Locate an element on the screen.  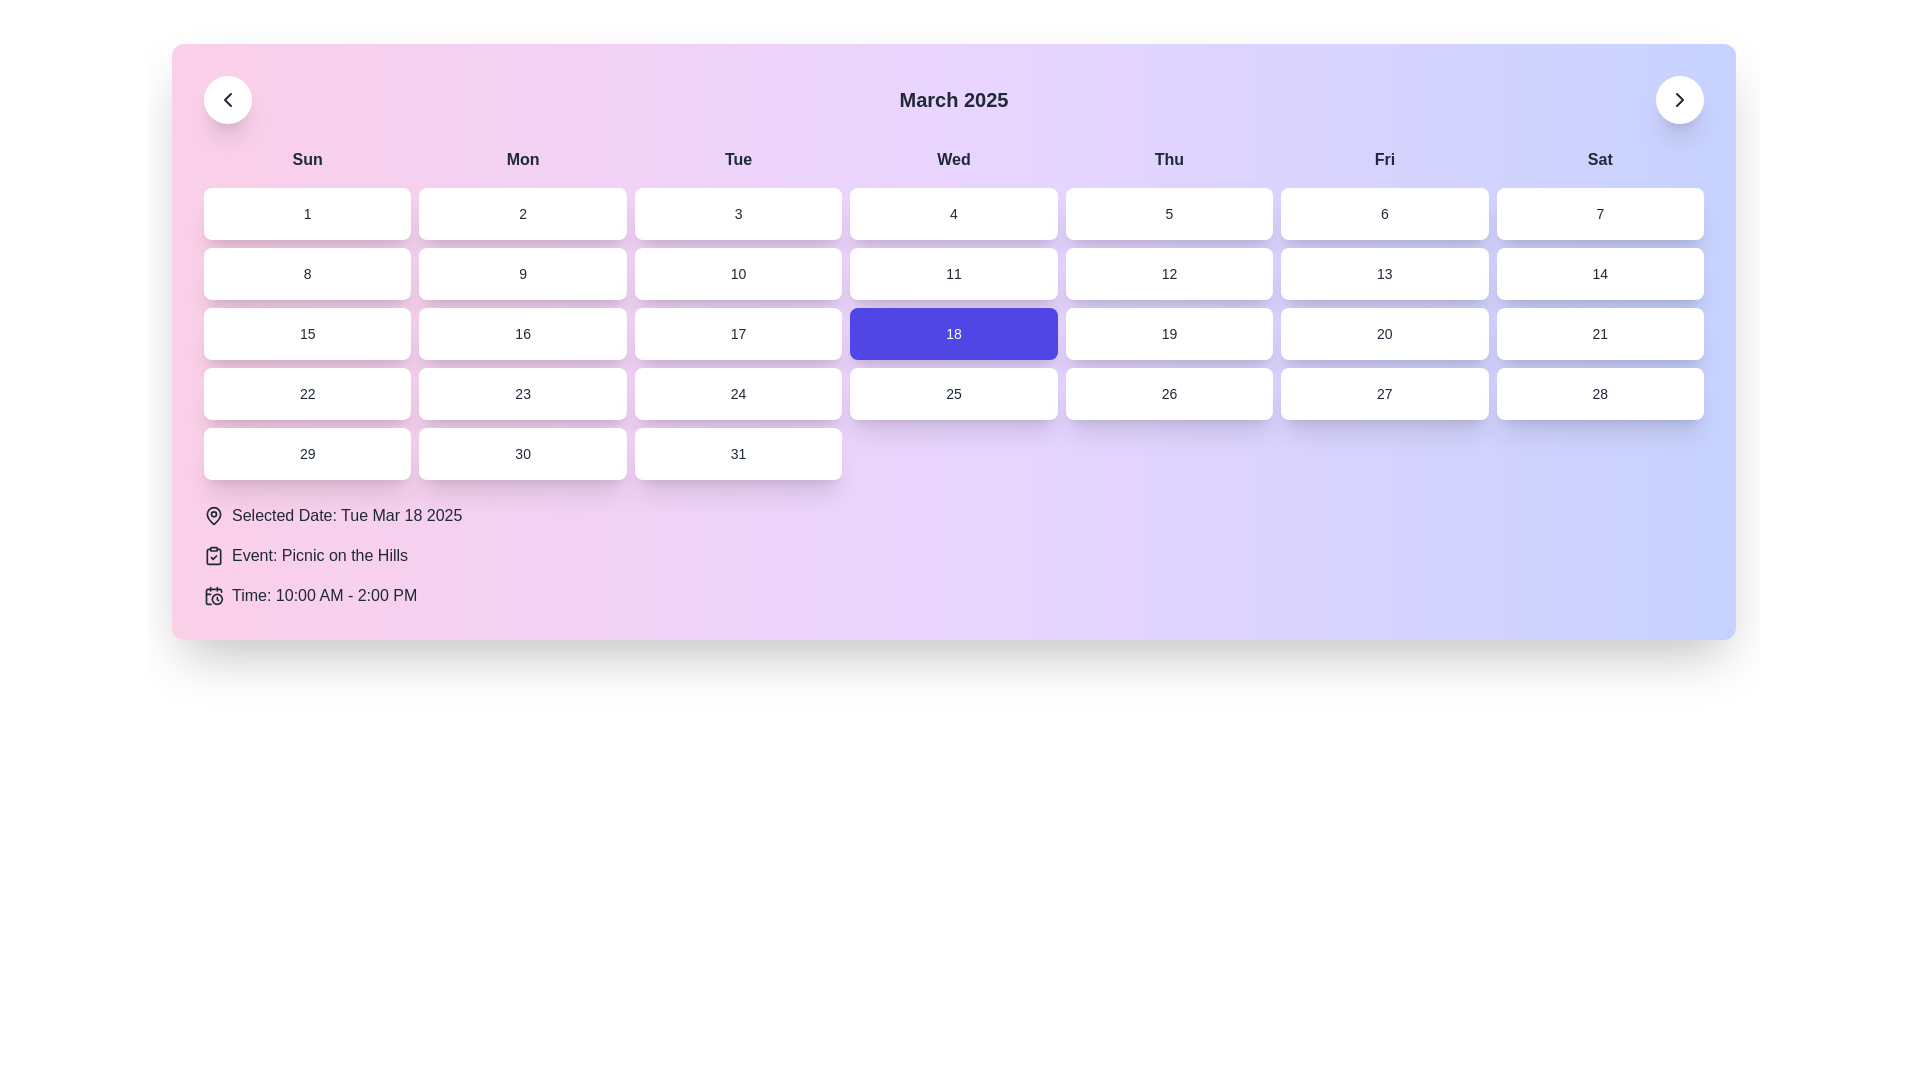
the small calendar-clock icon located to the left of the text 'Time: 10:00 AM - 2:00 PM', which features a black outline and represents date and time visually is located at coordinates (214, 595).